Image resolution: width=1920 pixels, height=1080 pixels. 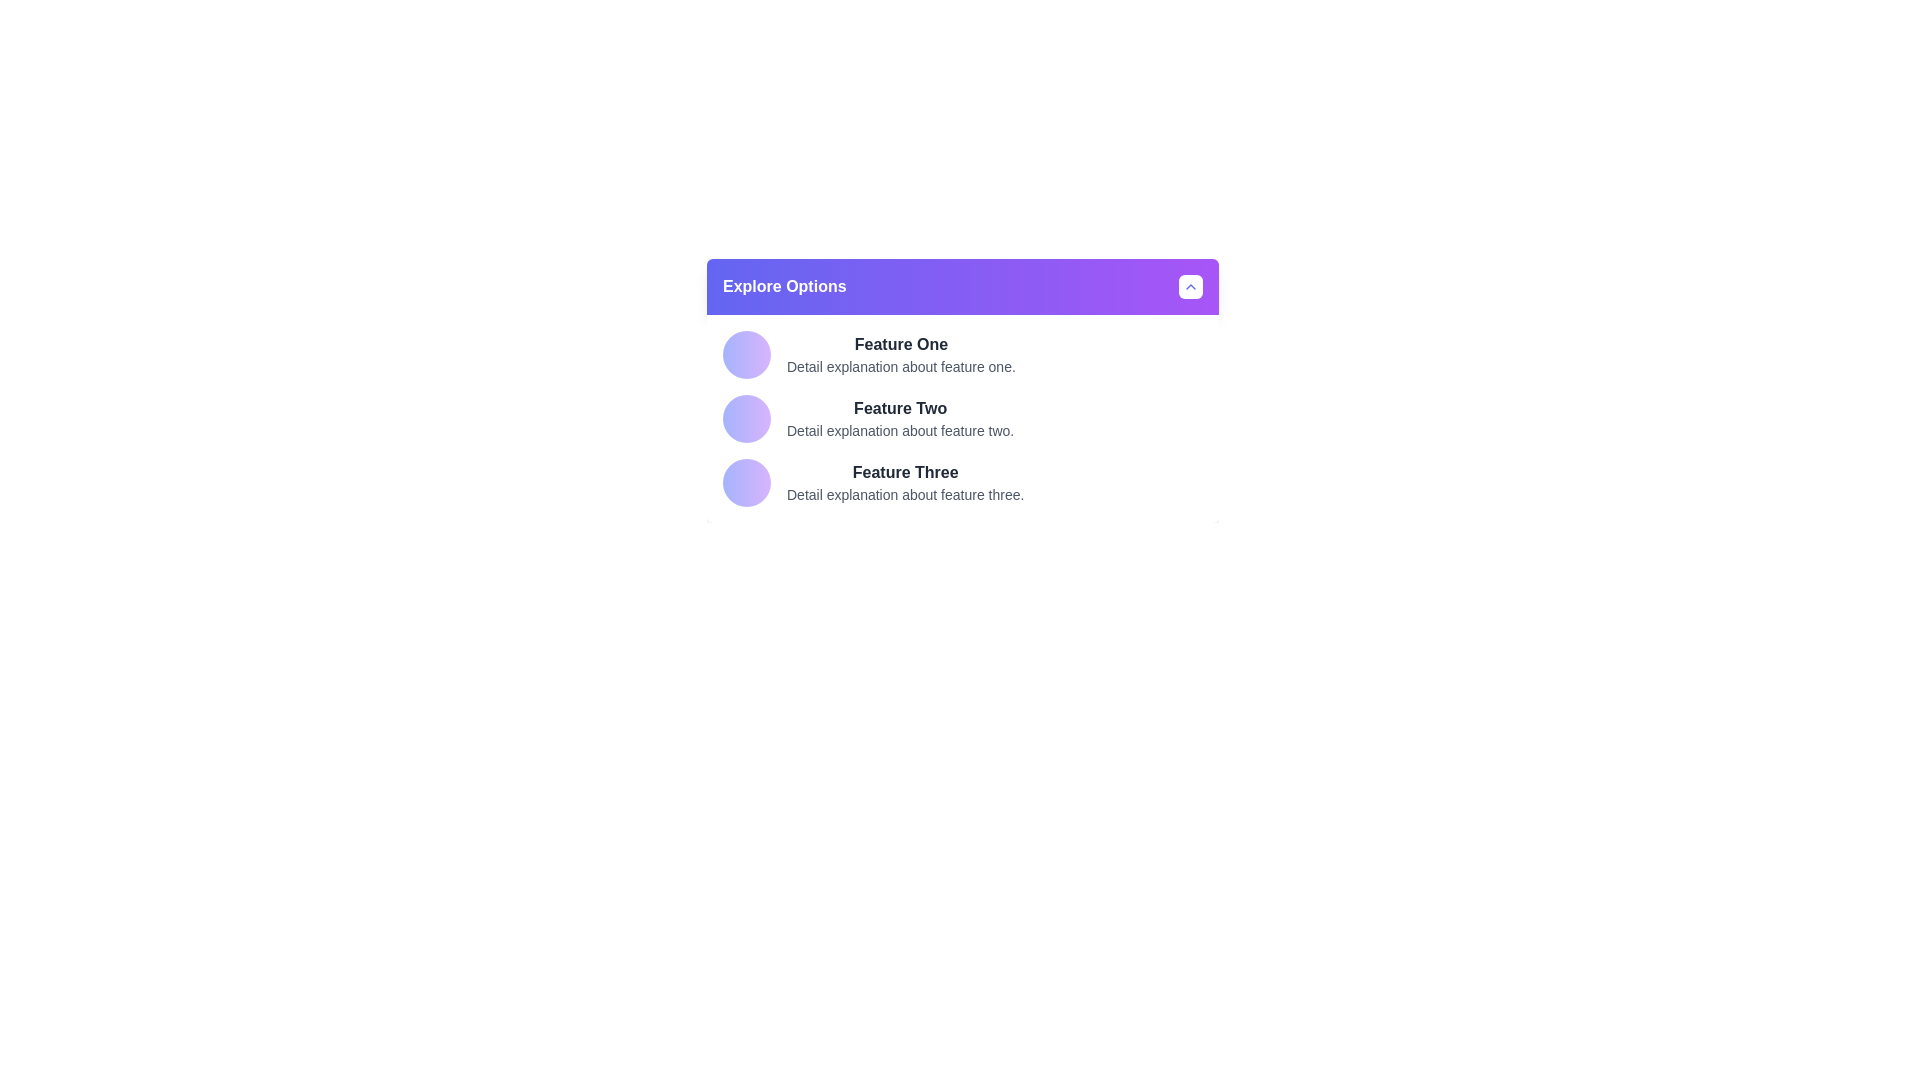 What do you see at coordinates (899, 407) in the screenshot?
I see `text label that serves as a header for a feature, located between 'Feature One' and its description` at bounding box center [899, 407].